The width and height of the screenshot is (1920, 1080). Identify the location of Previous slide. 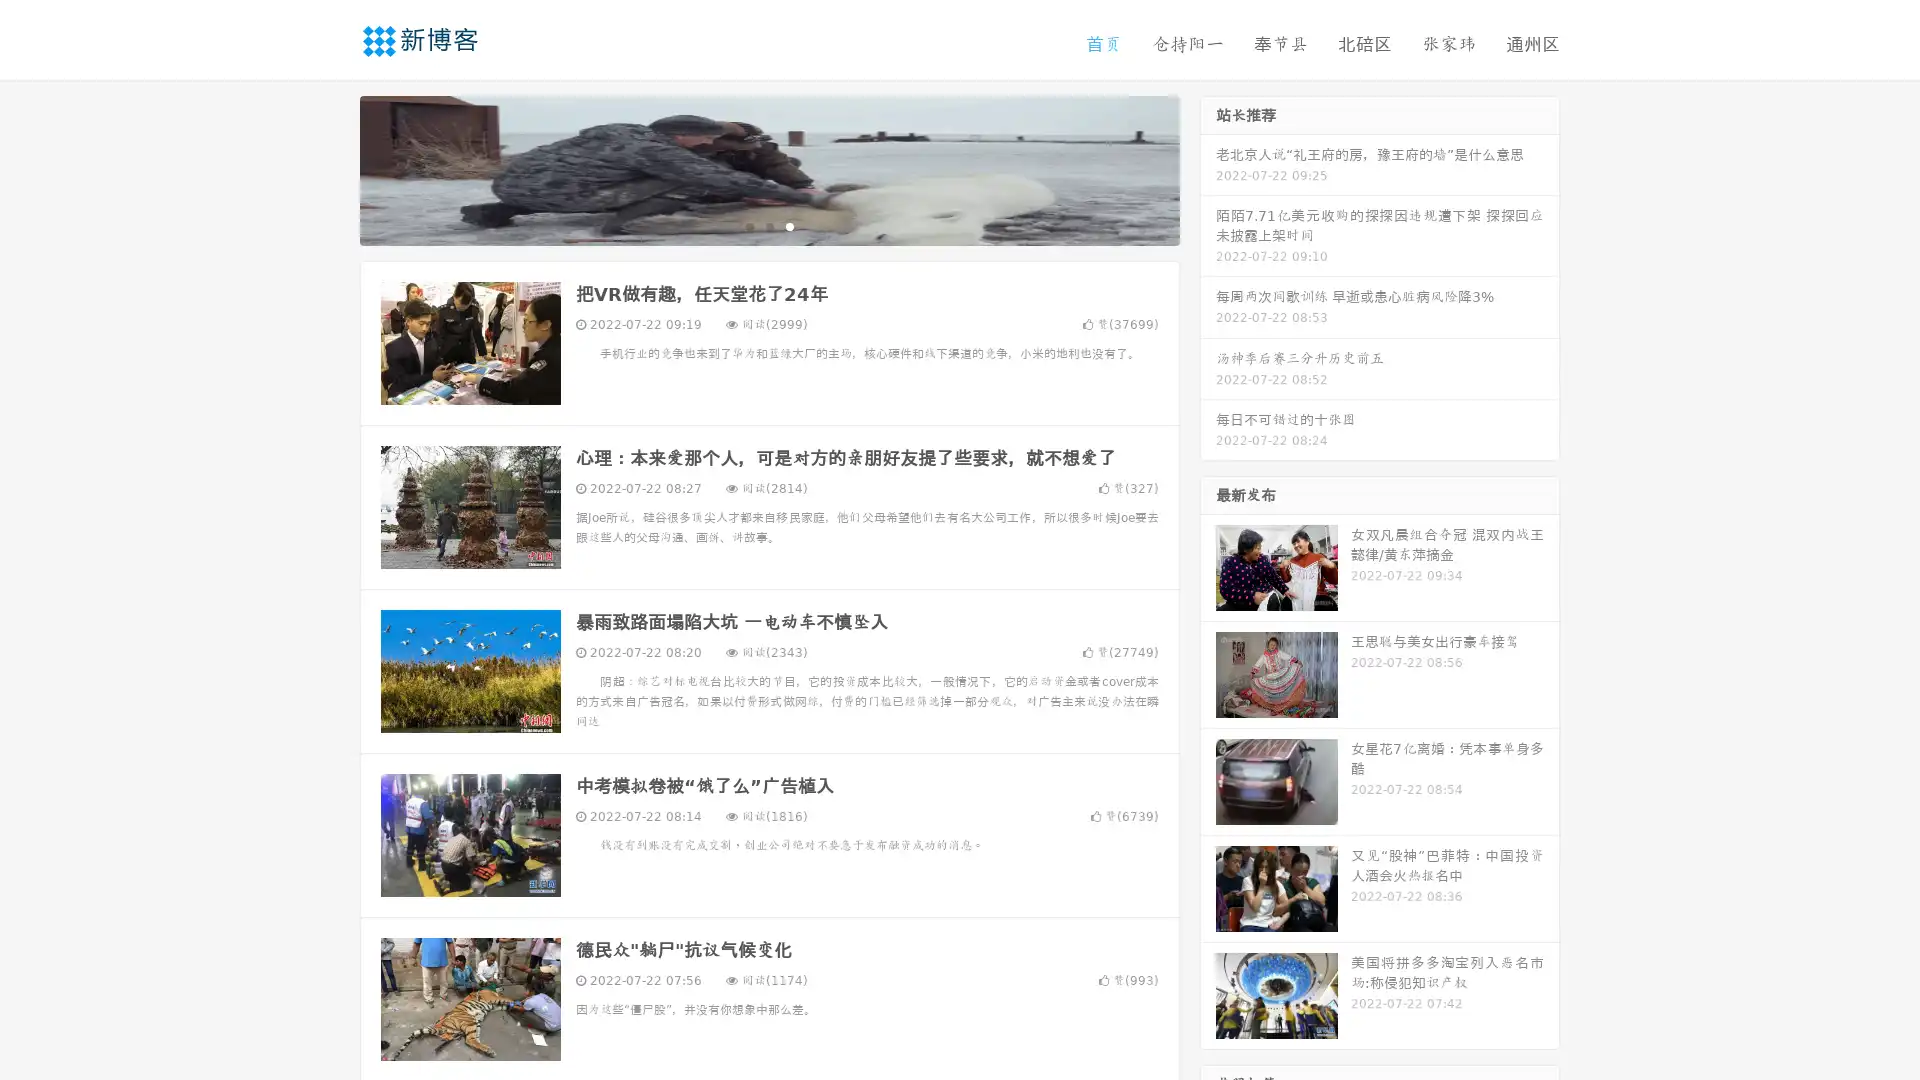
(330, 168).